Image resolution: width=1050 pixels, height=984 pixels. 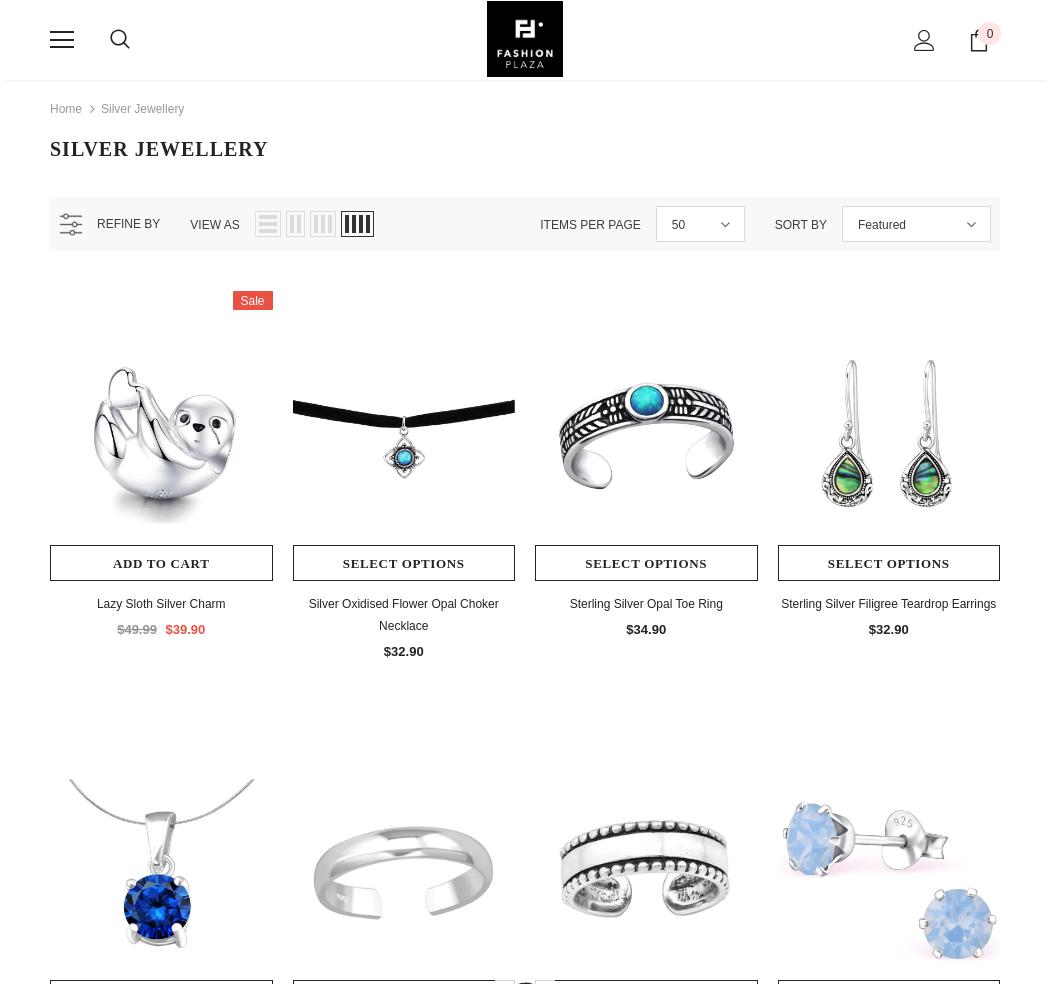 What do you see at coordinates (164, 629) in the screenshot?
I see `'$39.90'` at bounding box center [164, 629].